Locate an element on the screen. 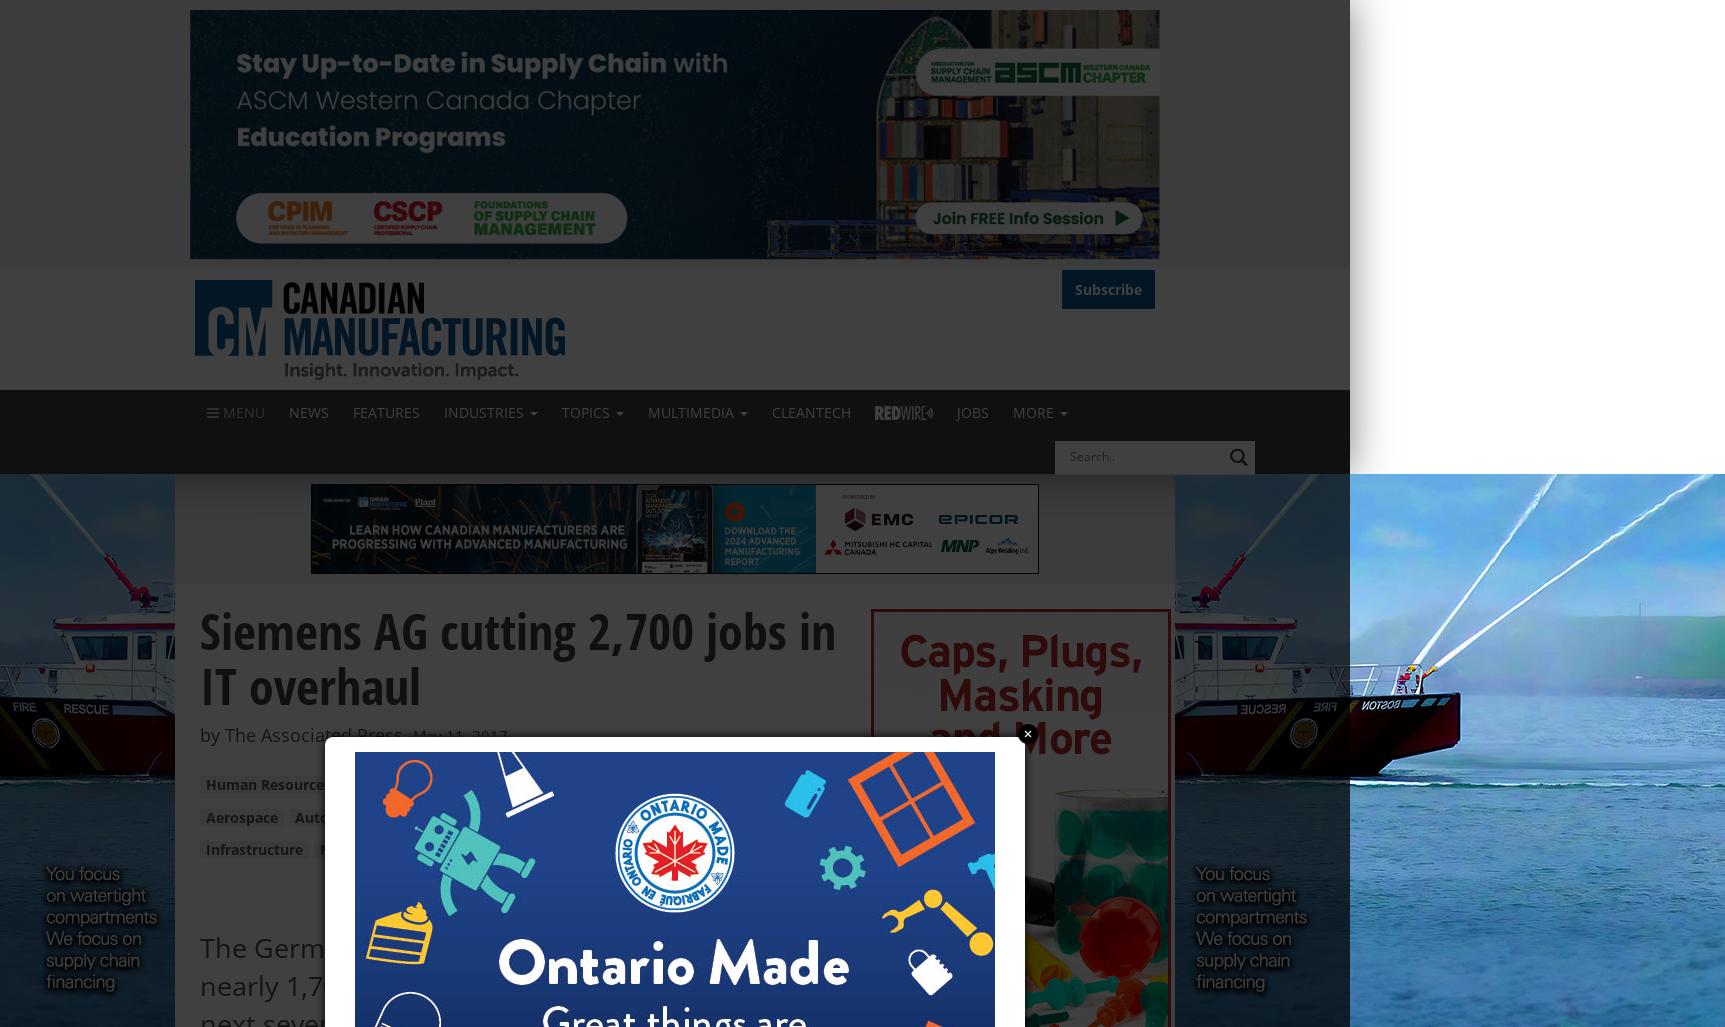 This screenshot has height=1027, width=1725. 'Menu' is located at coordinates (241, 410).